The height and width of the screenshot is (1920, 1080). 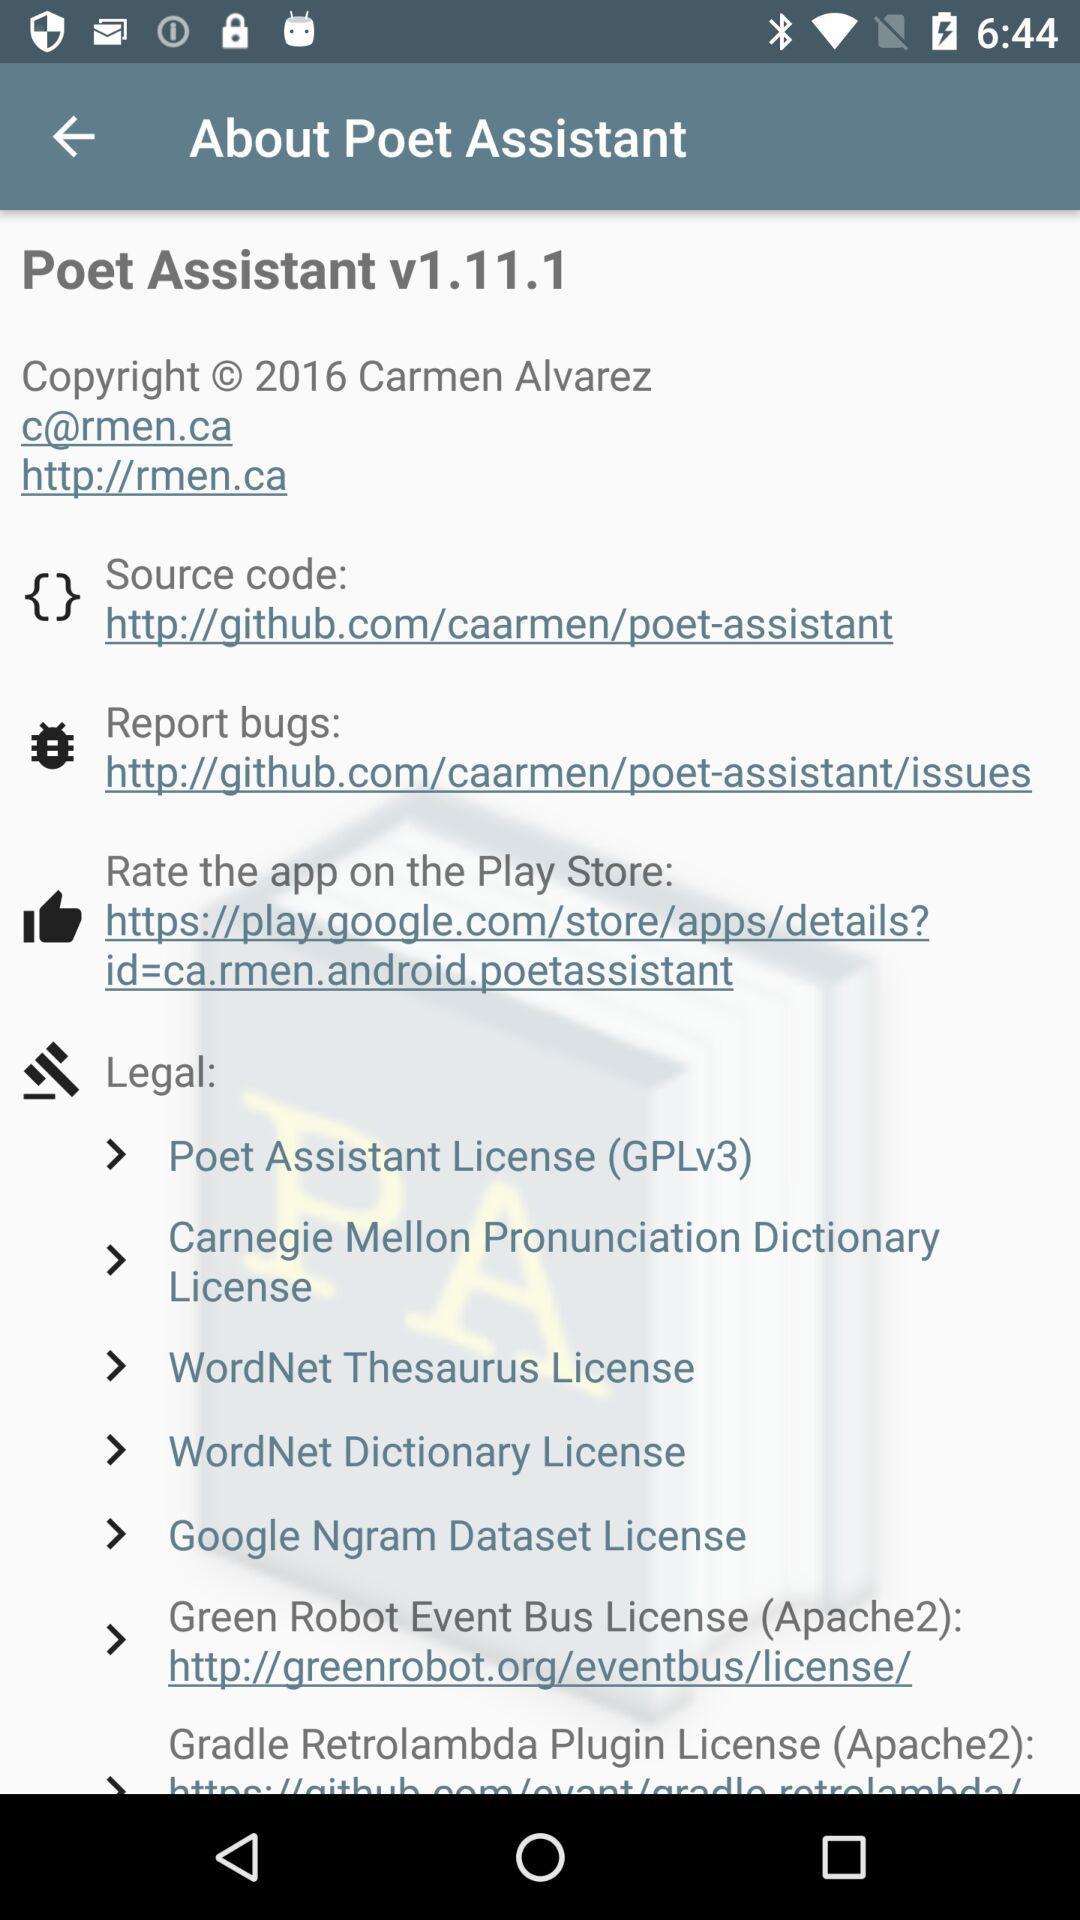 What do you see at coordinates (414, 1532) in the screenshot?
I see `the item below wordnet dictionary license icon` at bounding box center [414, 1532].